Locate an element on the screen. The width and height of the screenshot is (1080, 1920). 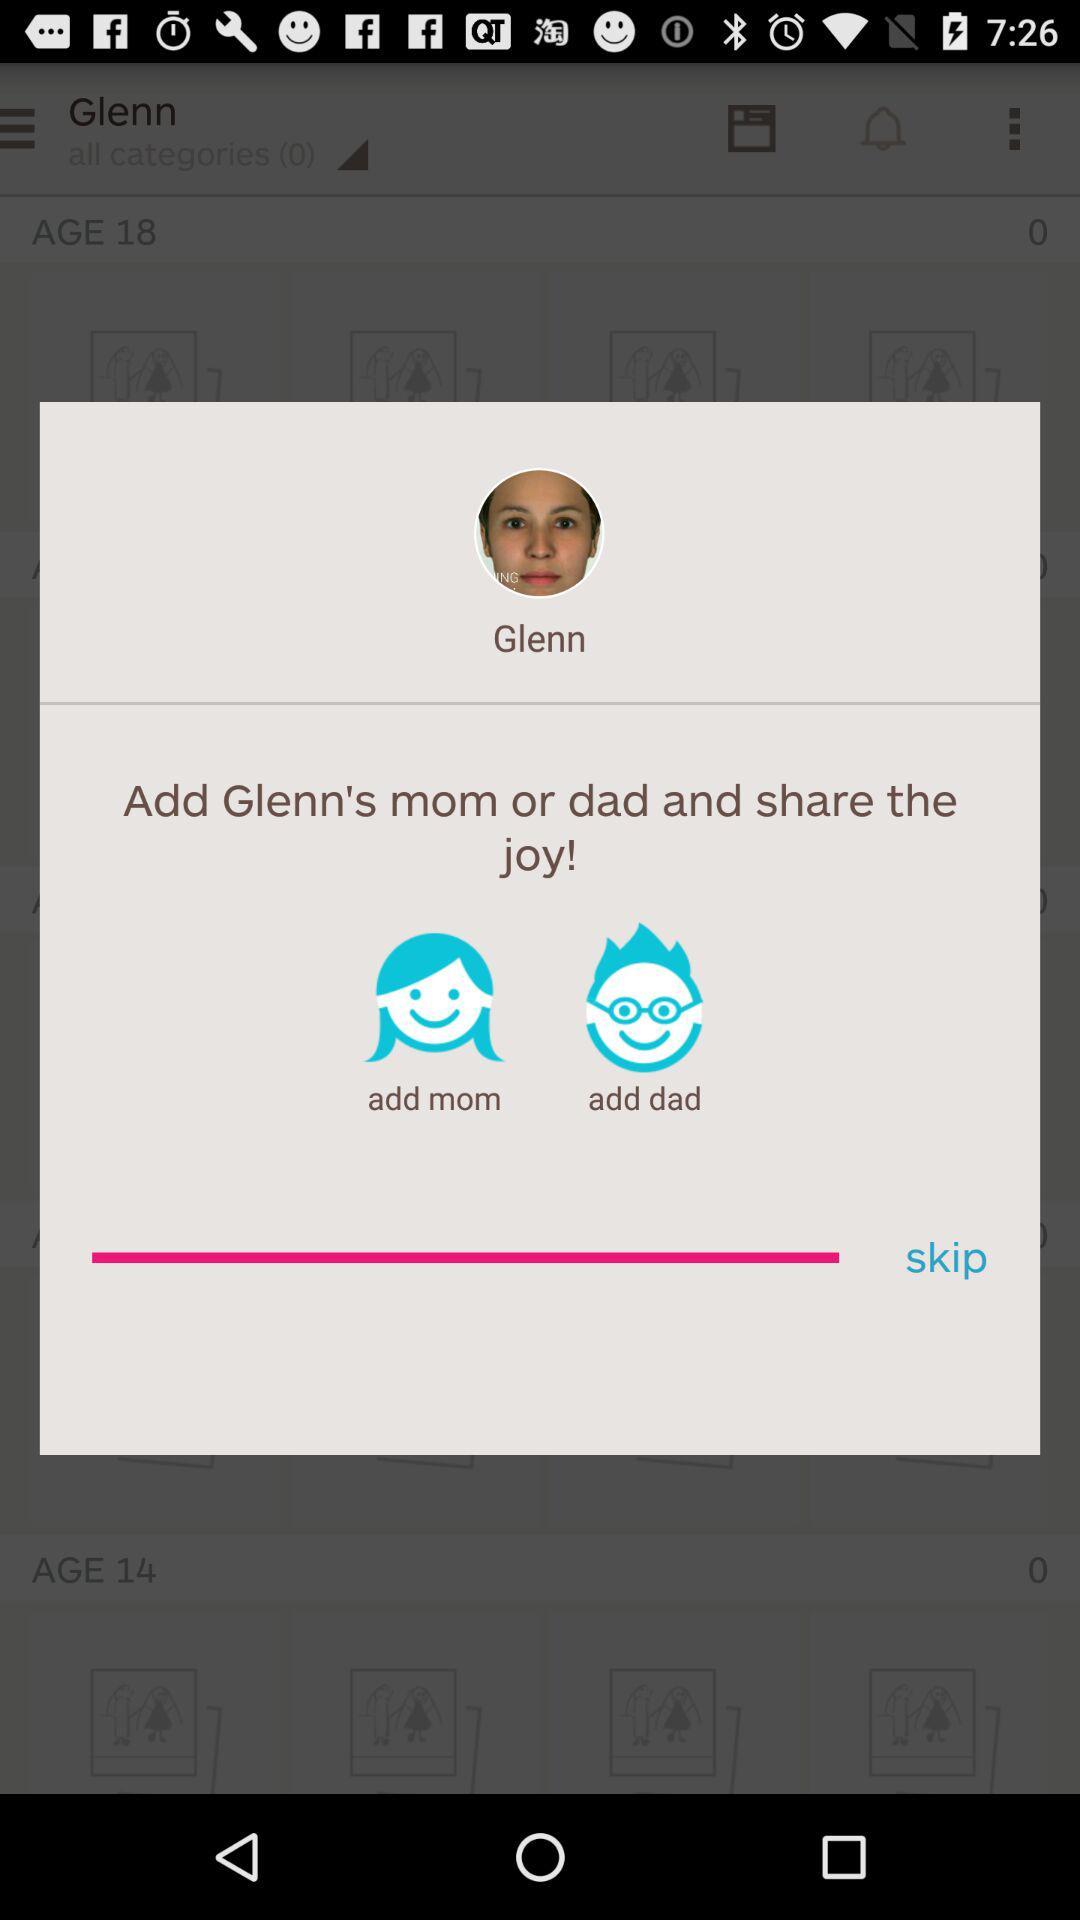
item on the right is located at coordinates (939, 1257).